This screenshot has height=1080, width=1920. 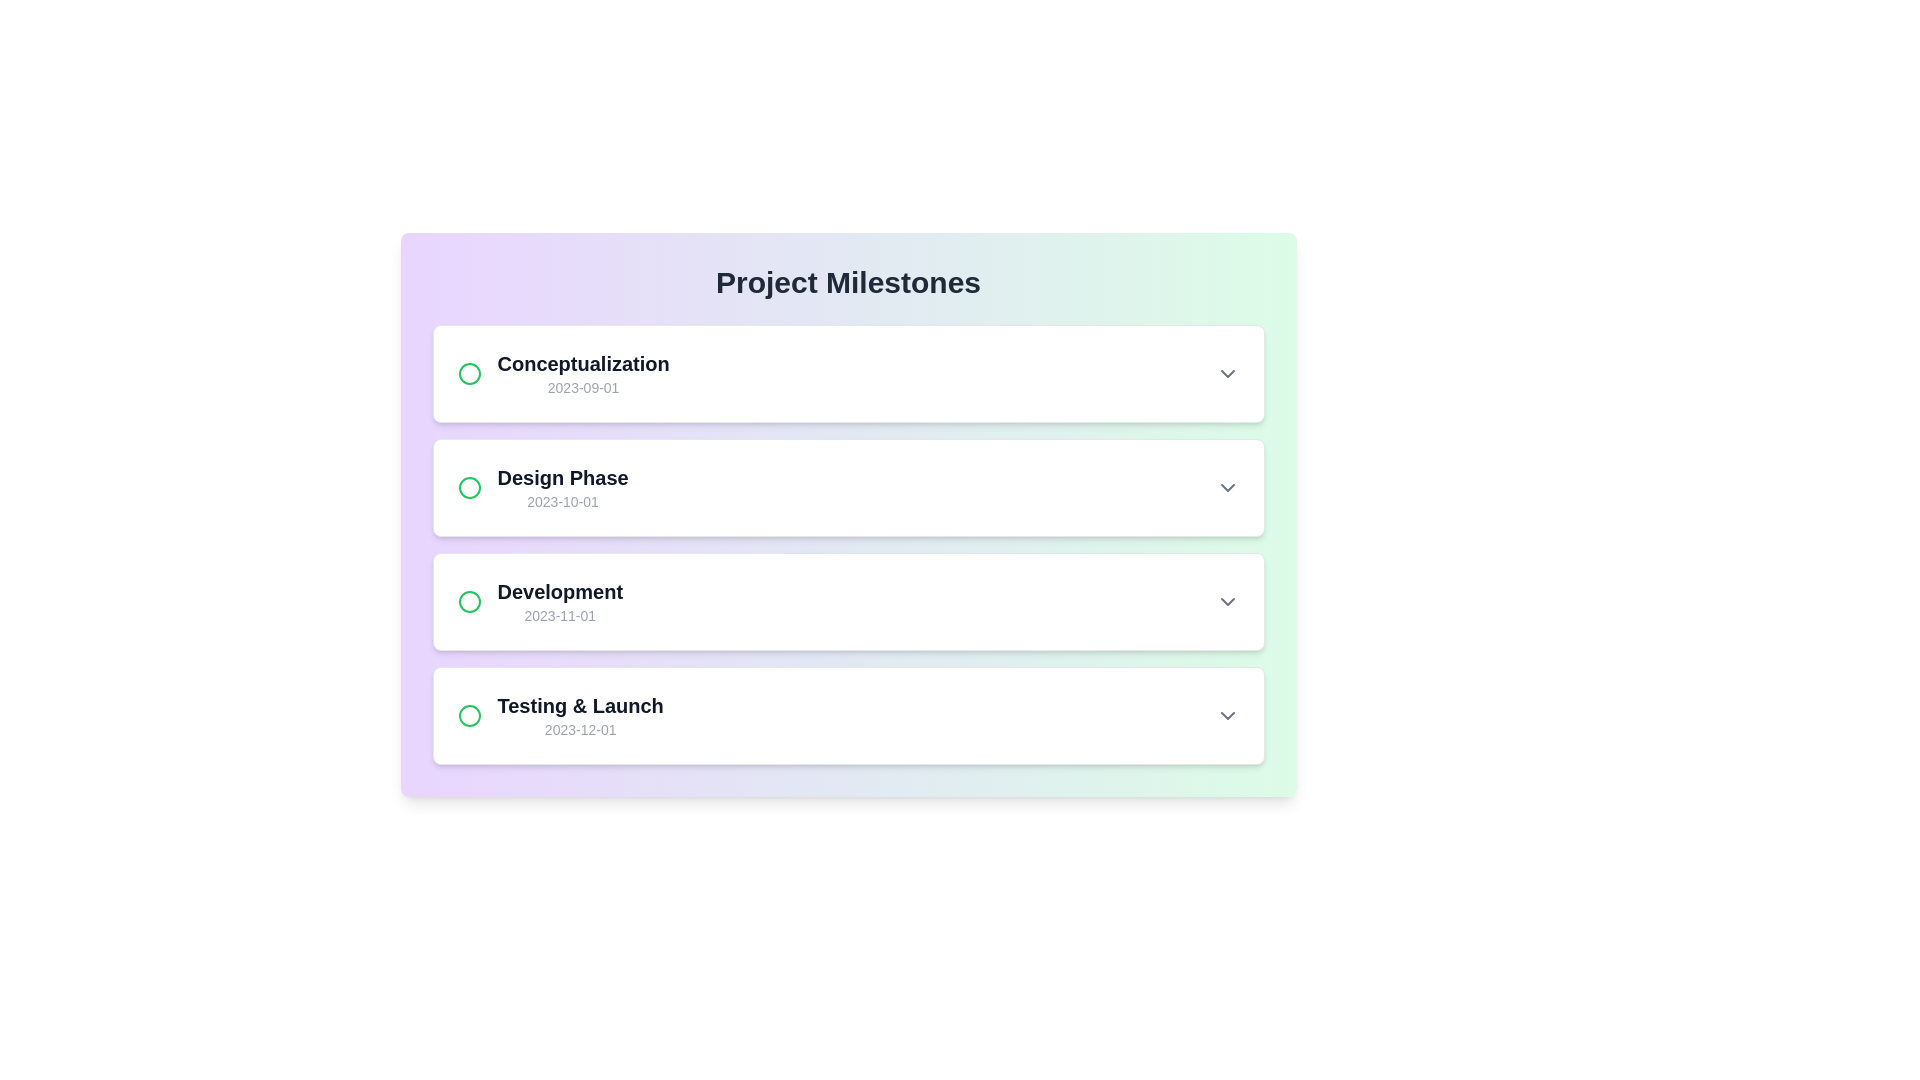 What do you see at coordinates (560, 600) in the screenshot?
I see `the third milestone in the Project Milestones section, which provides a title and associated date for tracking progress` at bounding box center [560, 600].